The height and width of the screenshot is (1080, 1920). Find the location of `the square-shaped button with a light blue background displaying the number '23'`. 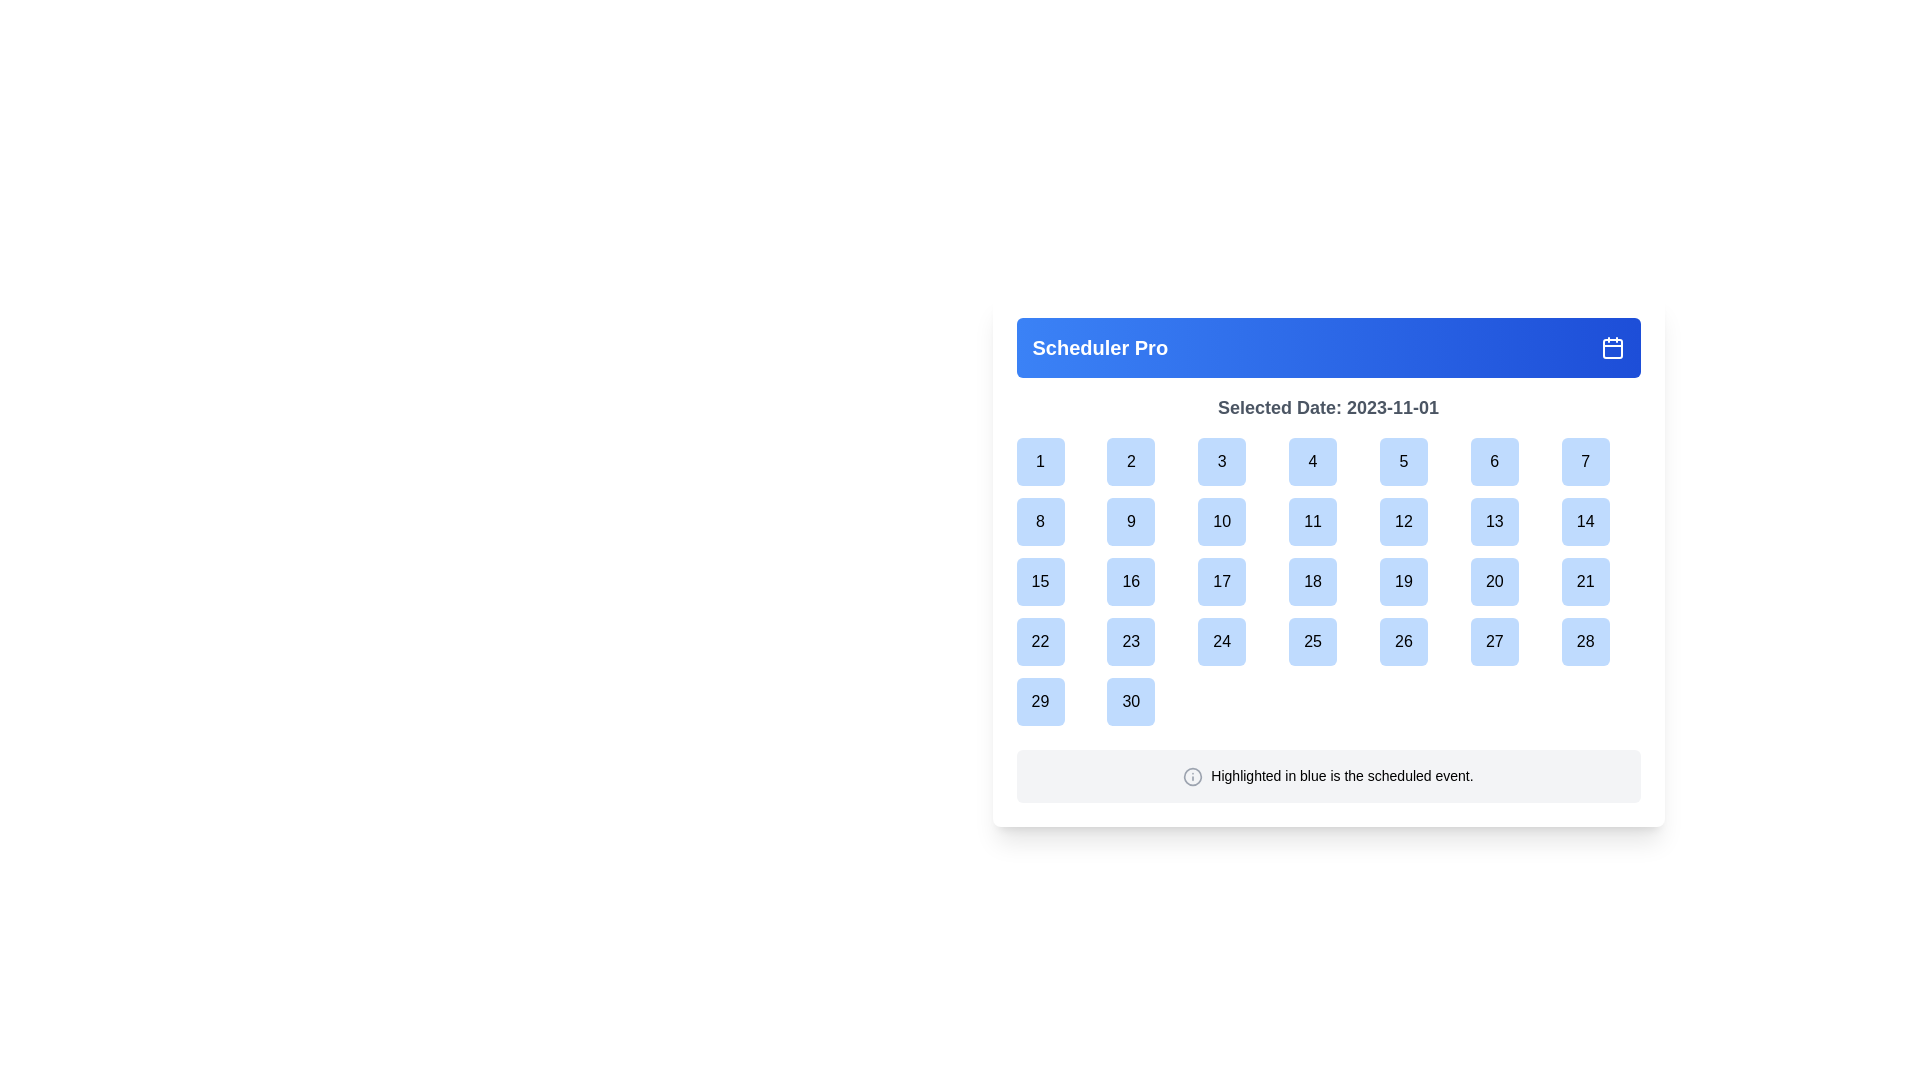

the square-shaped button with a light blue background displaying the number '23' is located at coordinates (1146, 641).